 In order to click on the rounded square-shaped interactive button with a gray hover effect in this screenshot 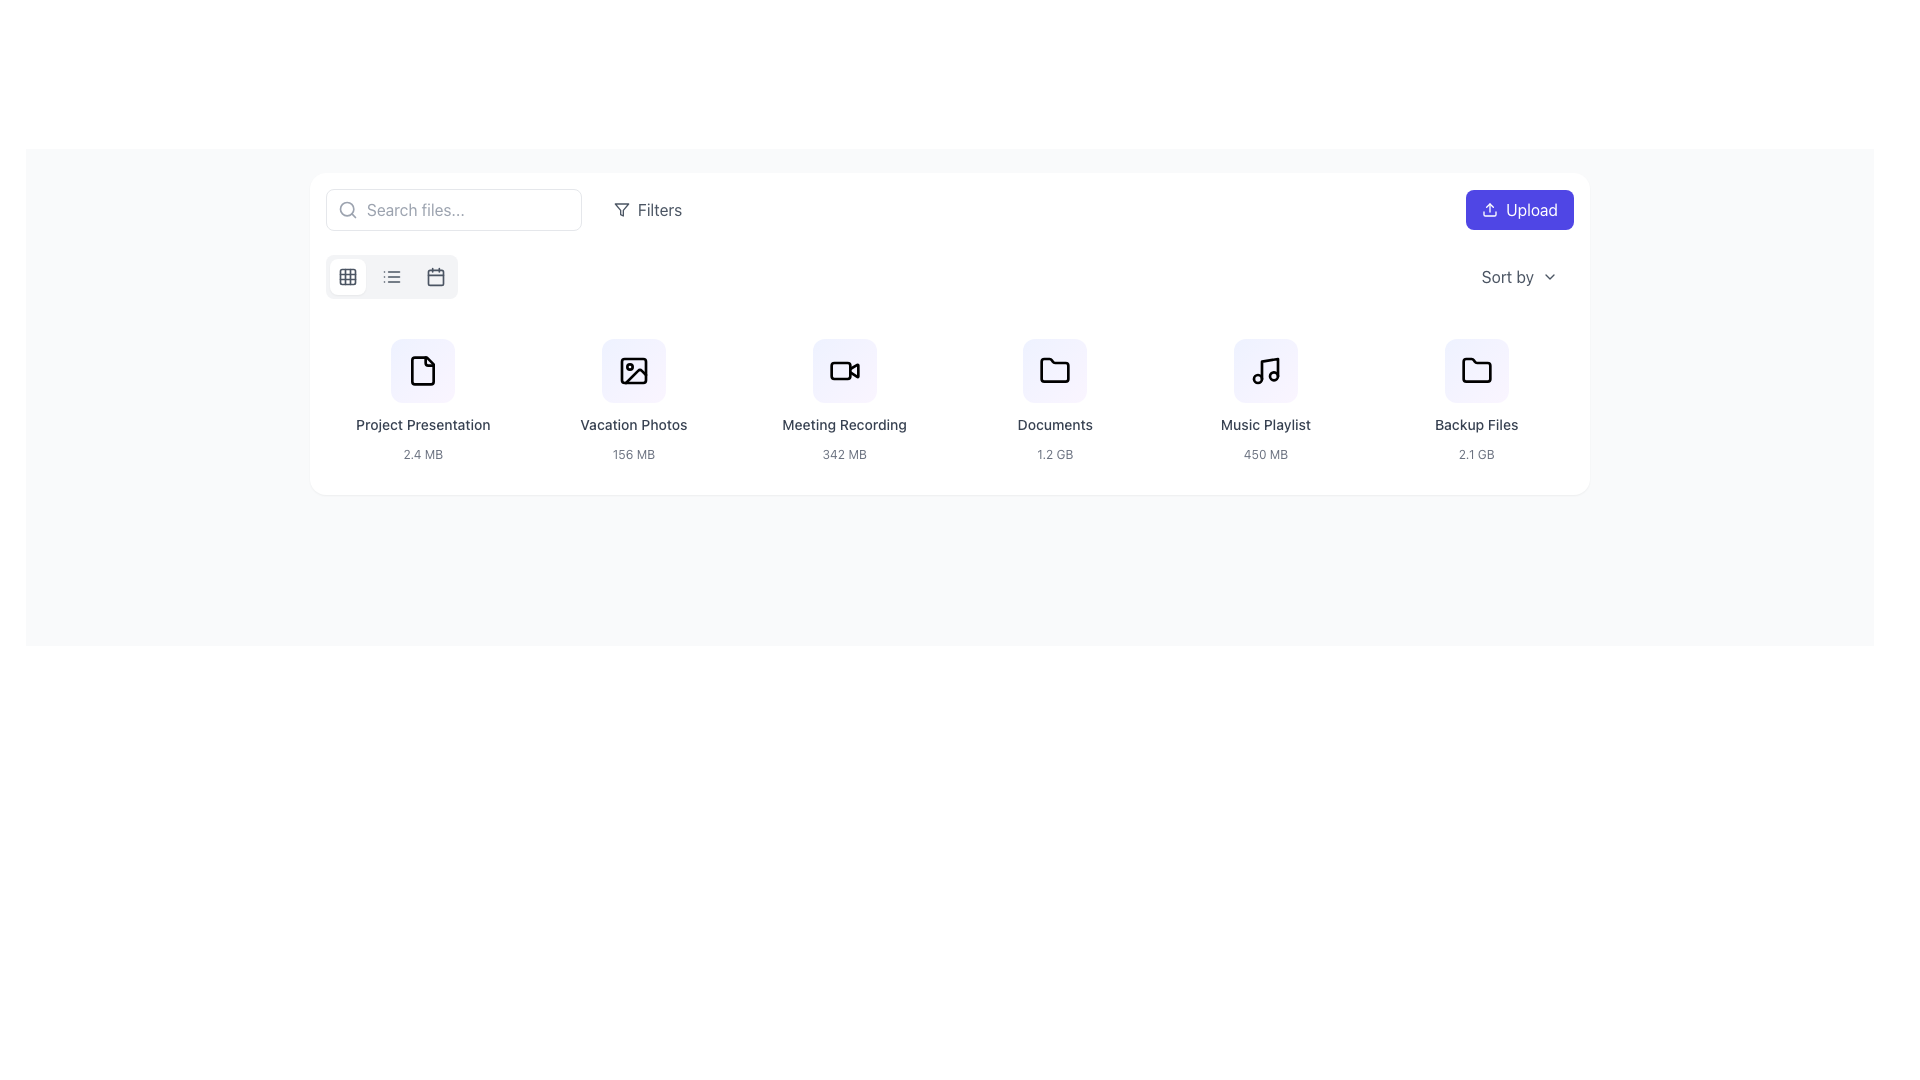, I will do `click(392, 277)`.